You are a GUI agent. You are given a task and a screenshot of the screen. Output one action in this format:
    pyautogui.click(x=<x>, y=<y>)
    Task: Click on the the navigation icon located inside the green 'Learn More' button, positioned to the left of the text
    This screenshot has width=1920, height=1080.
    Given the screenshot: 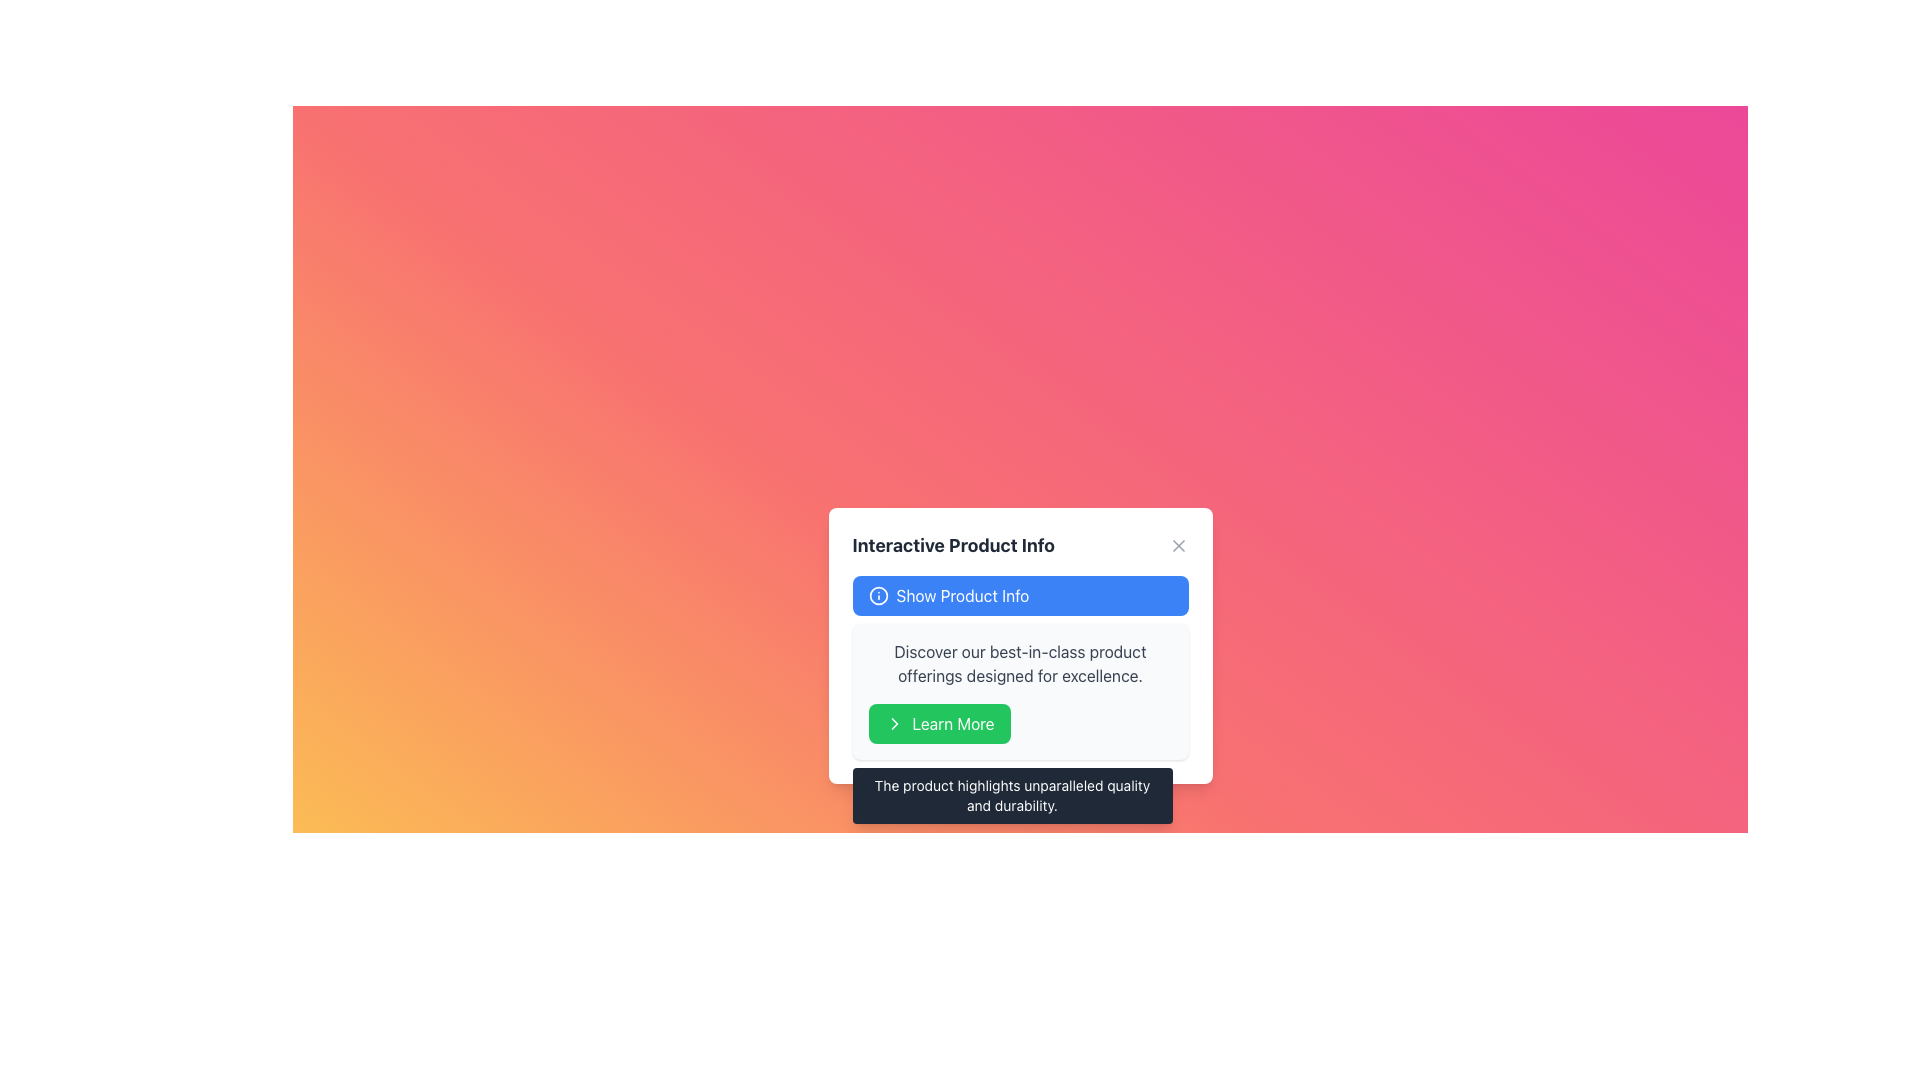 What is the action you would take?
    pyautogui.click(x=893, y=724)
    